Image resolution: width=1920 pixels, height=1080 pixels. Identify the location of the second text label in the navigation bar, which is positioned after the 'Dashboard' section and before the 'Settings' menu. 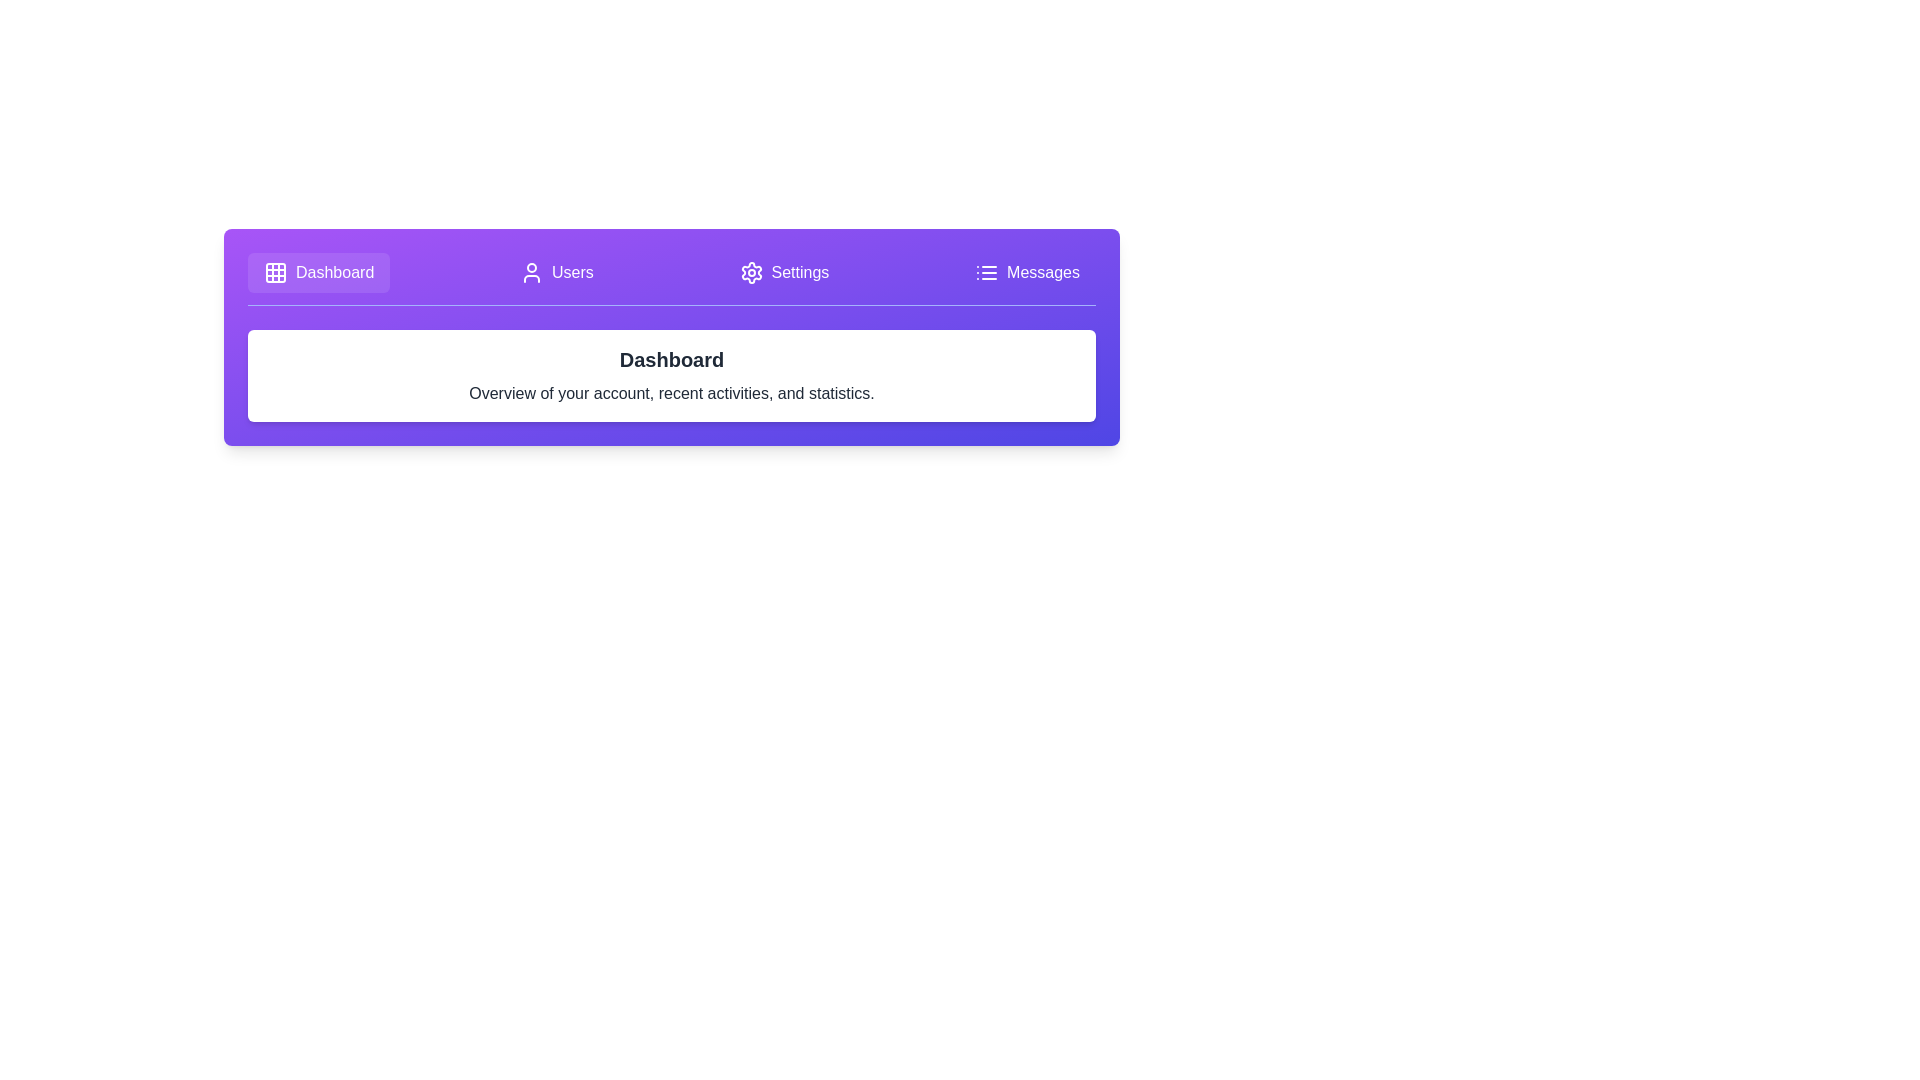
(571, 273).